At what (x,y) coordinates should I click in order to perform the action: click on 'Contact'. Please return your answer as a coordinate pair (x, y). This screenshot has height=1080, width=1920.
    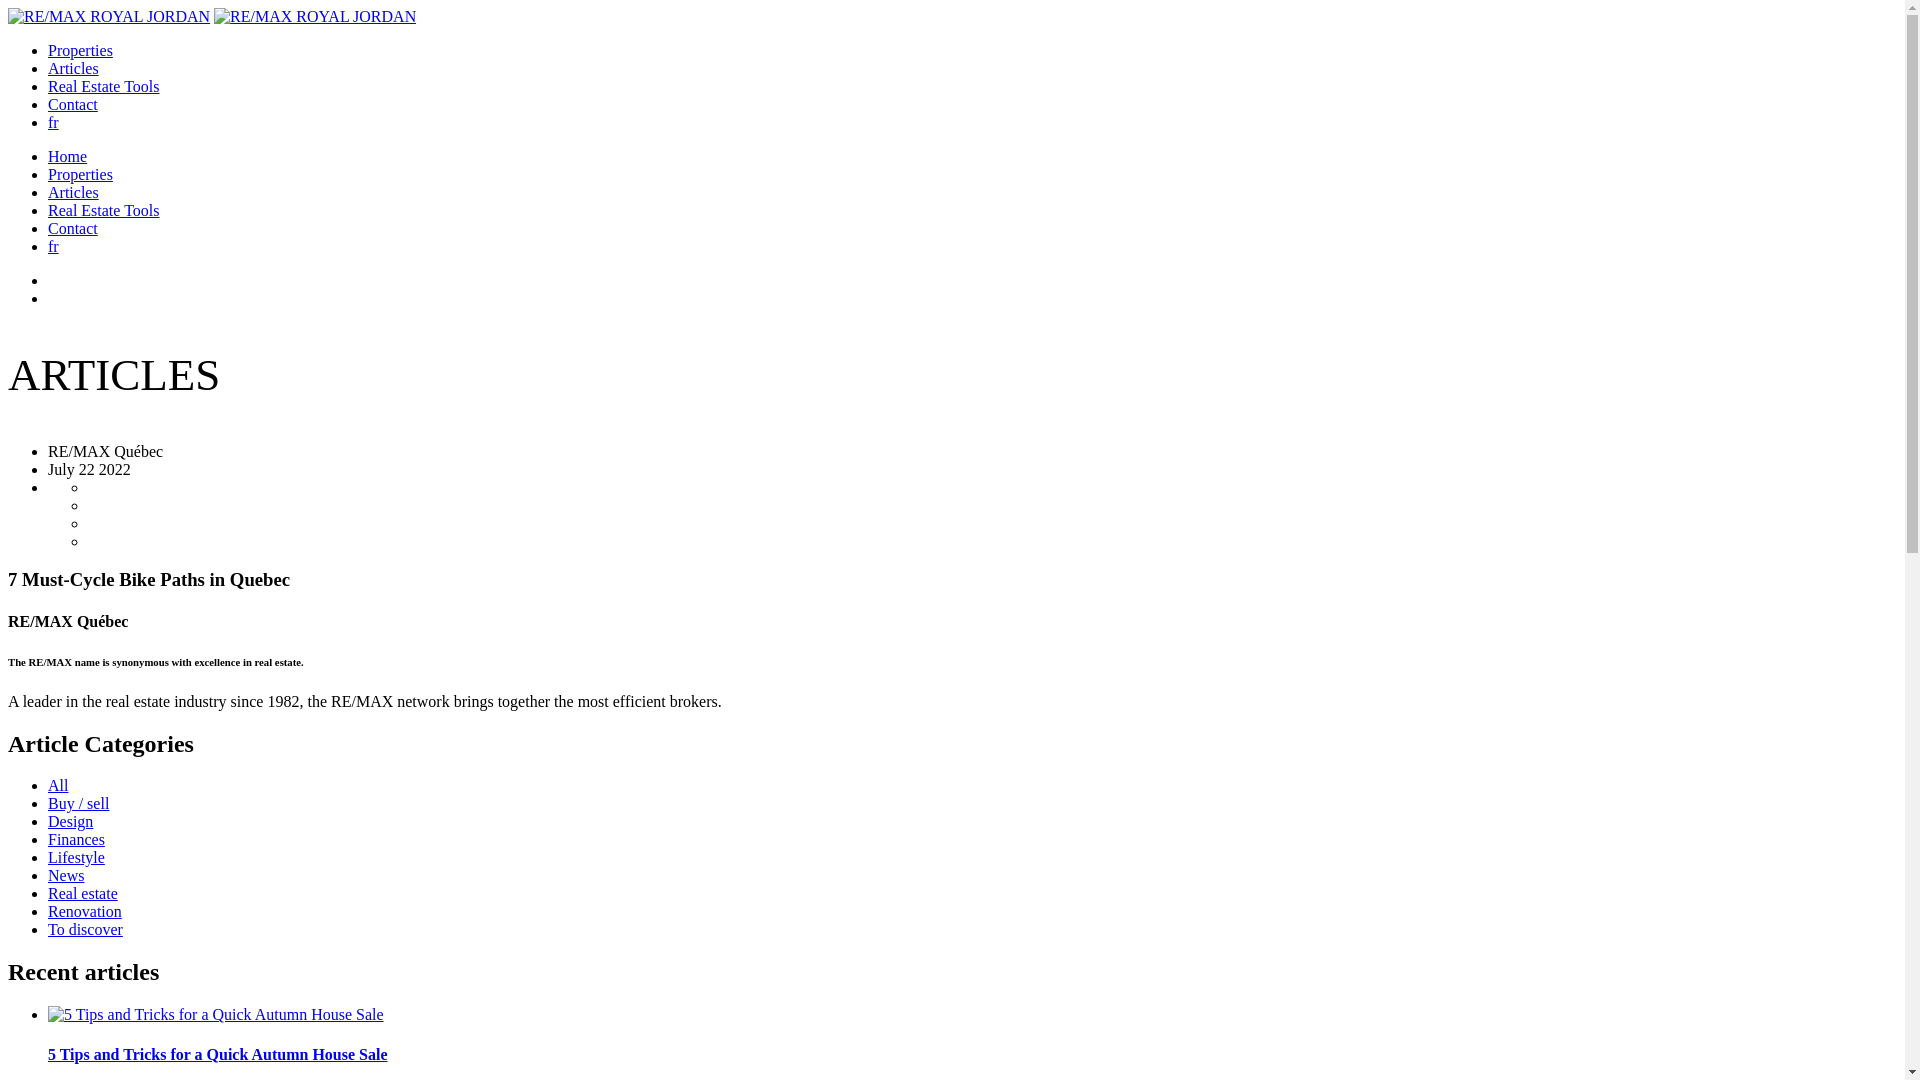
    Looking at the image, I should click on (72, 227).